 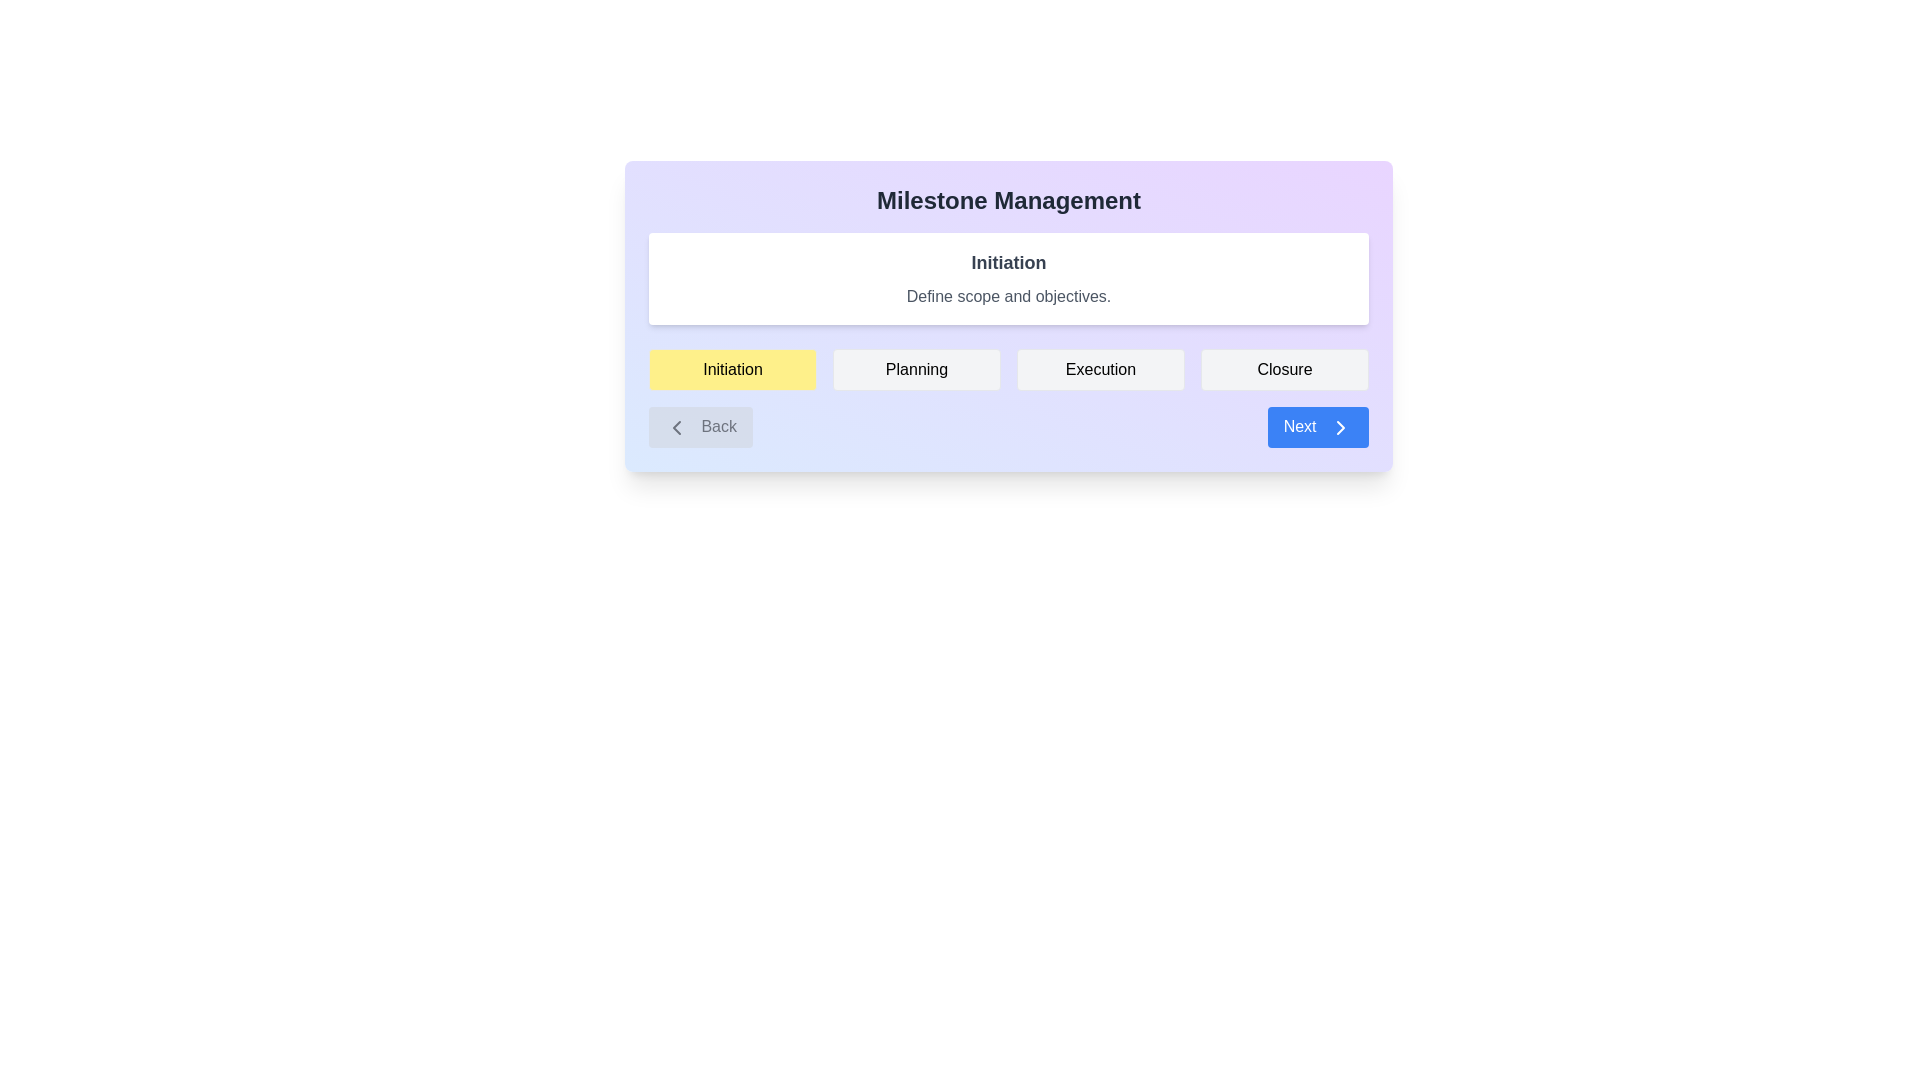 I want to click on text label that serves as the heading for the current stage in the milestone management interface, located at the center of the white rectangular section below the 'Milestone Management' title, so click(x=1008, y=261).